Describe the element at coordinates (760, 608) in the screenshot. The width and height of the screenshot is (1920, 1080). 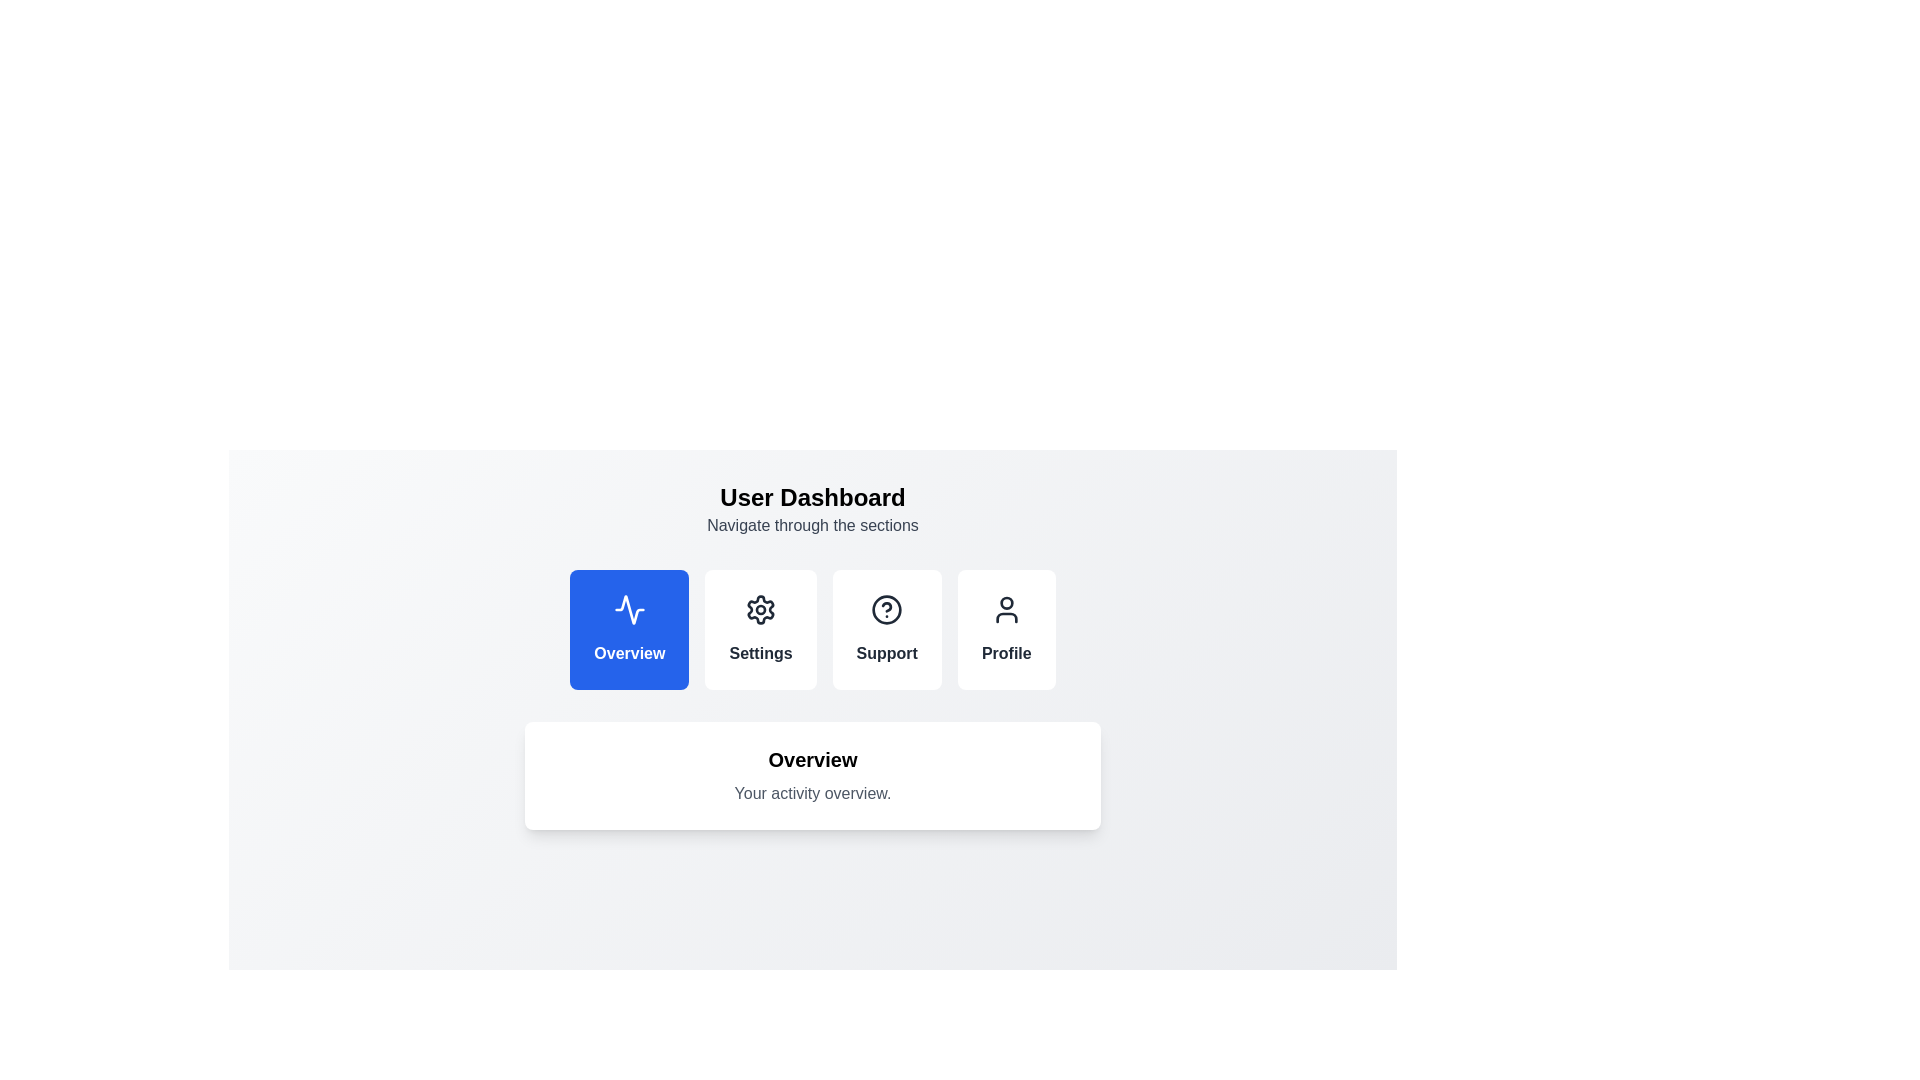
I see `the gear icon inside the 'Settings' button` at that location.